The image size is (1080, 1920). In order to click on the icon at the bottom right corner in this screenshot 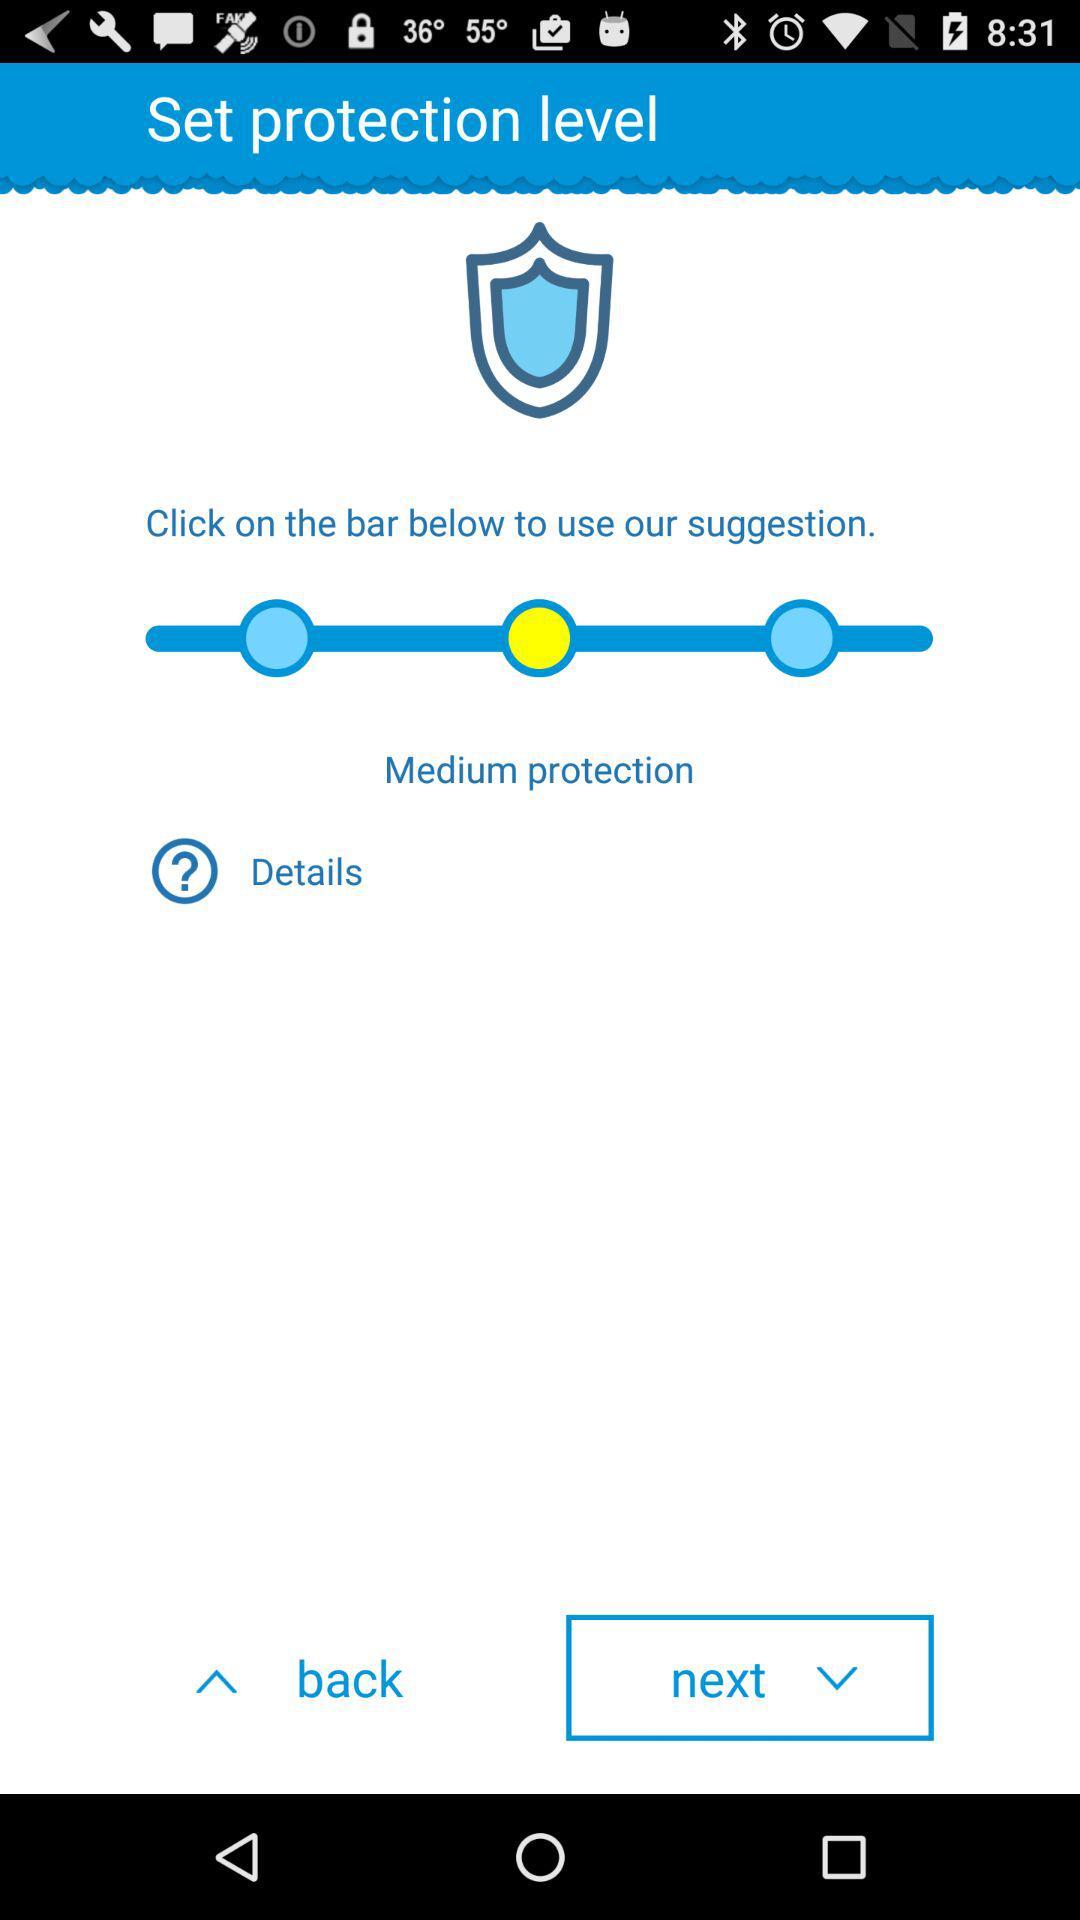, I will do `click(749, 1677)`.